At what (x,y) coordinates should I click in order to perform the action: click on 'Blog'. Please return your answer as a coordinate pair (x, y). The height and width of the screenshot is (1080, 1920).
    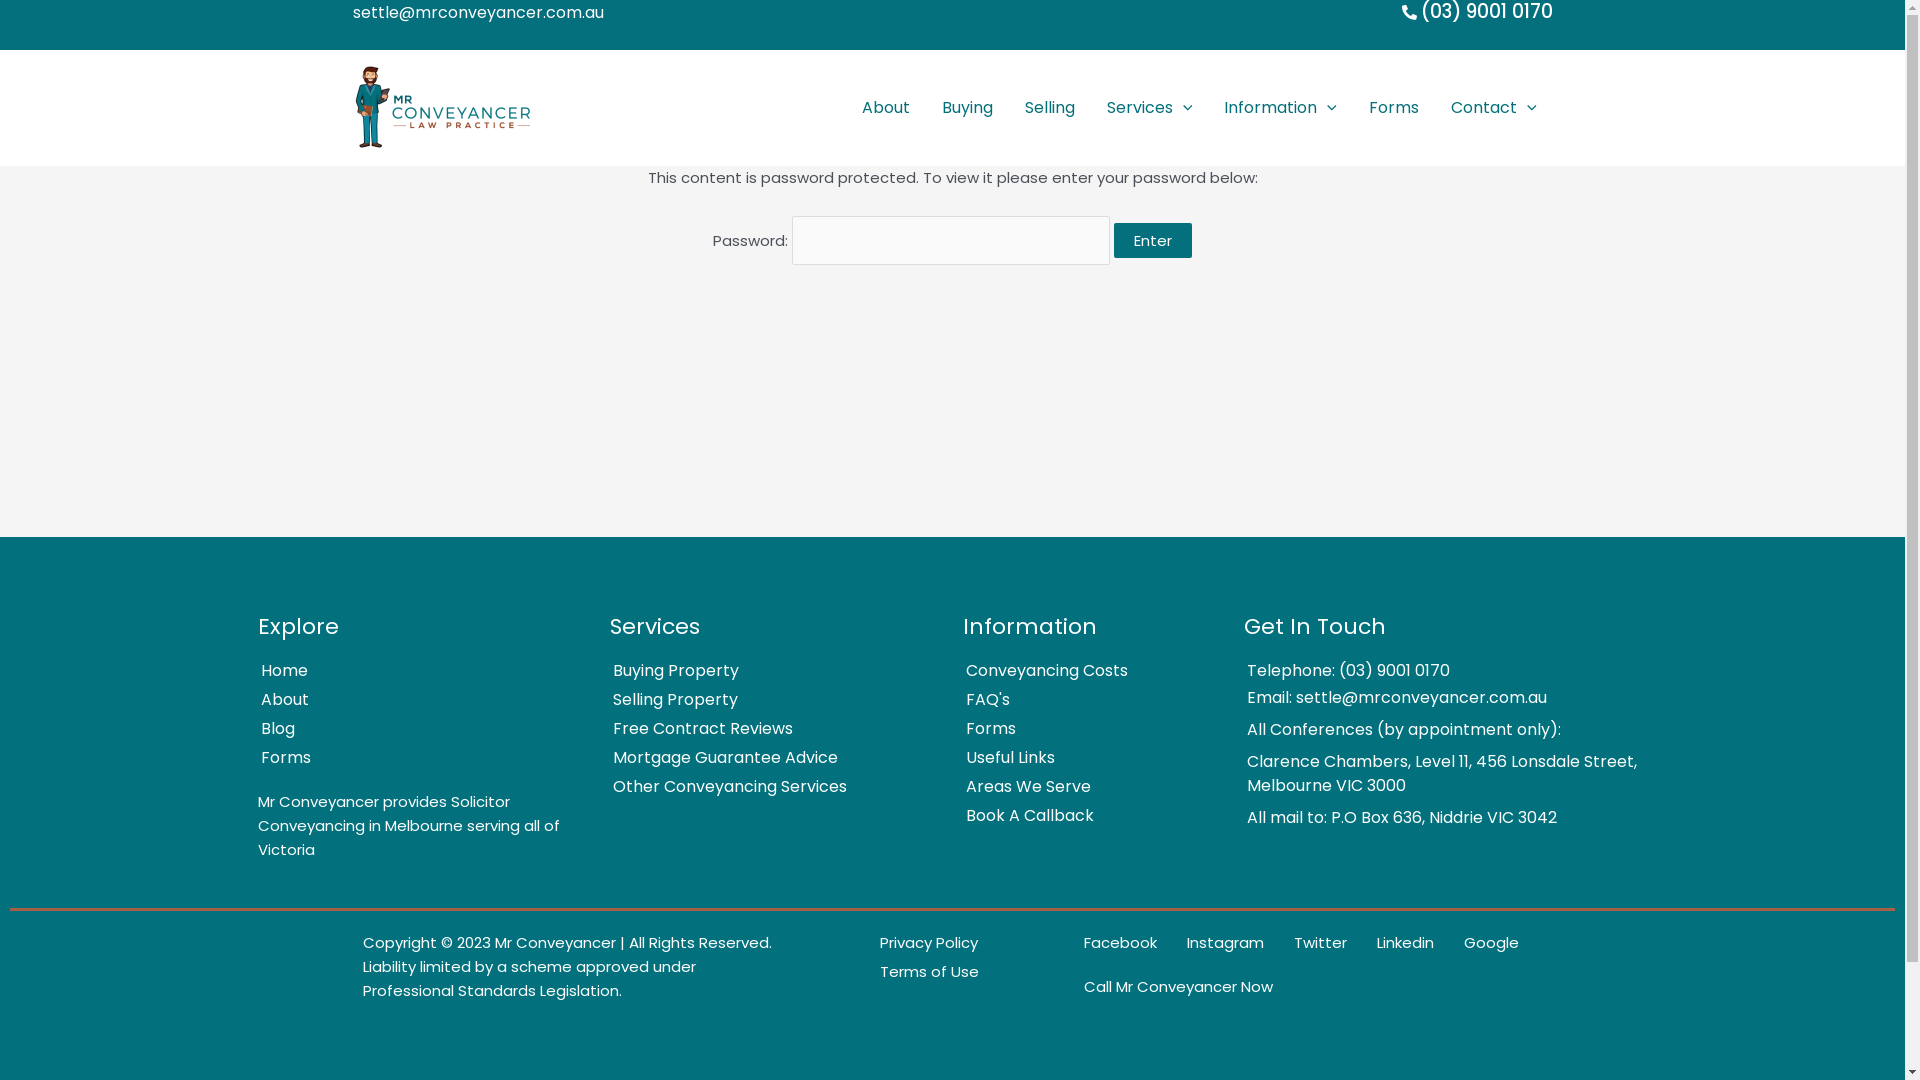
    Looking at the image, I should click on (411, 729).